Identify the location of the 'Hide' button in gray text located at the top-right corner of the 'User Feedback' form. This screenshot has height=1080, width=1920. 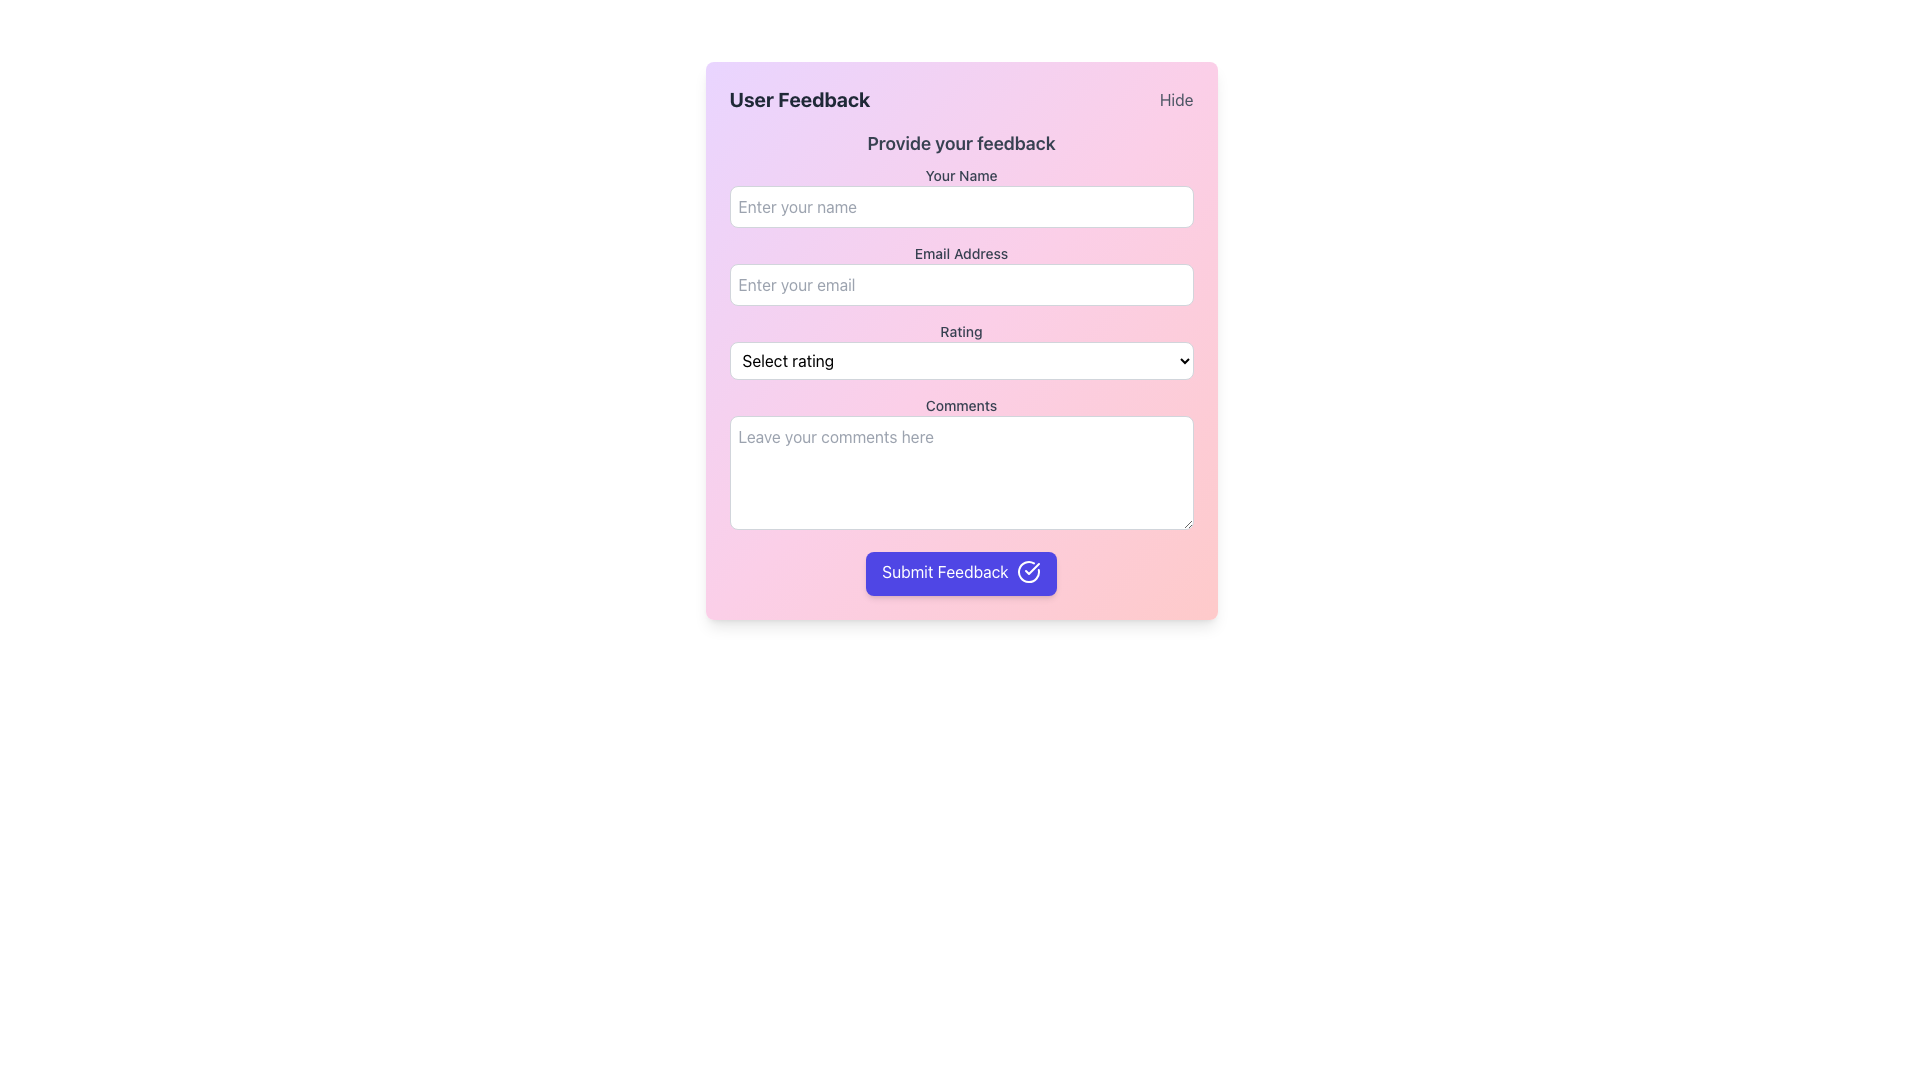
(1176, 100).